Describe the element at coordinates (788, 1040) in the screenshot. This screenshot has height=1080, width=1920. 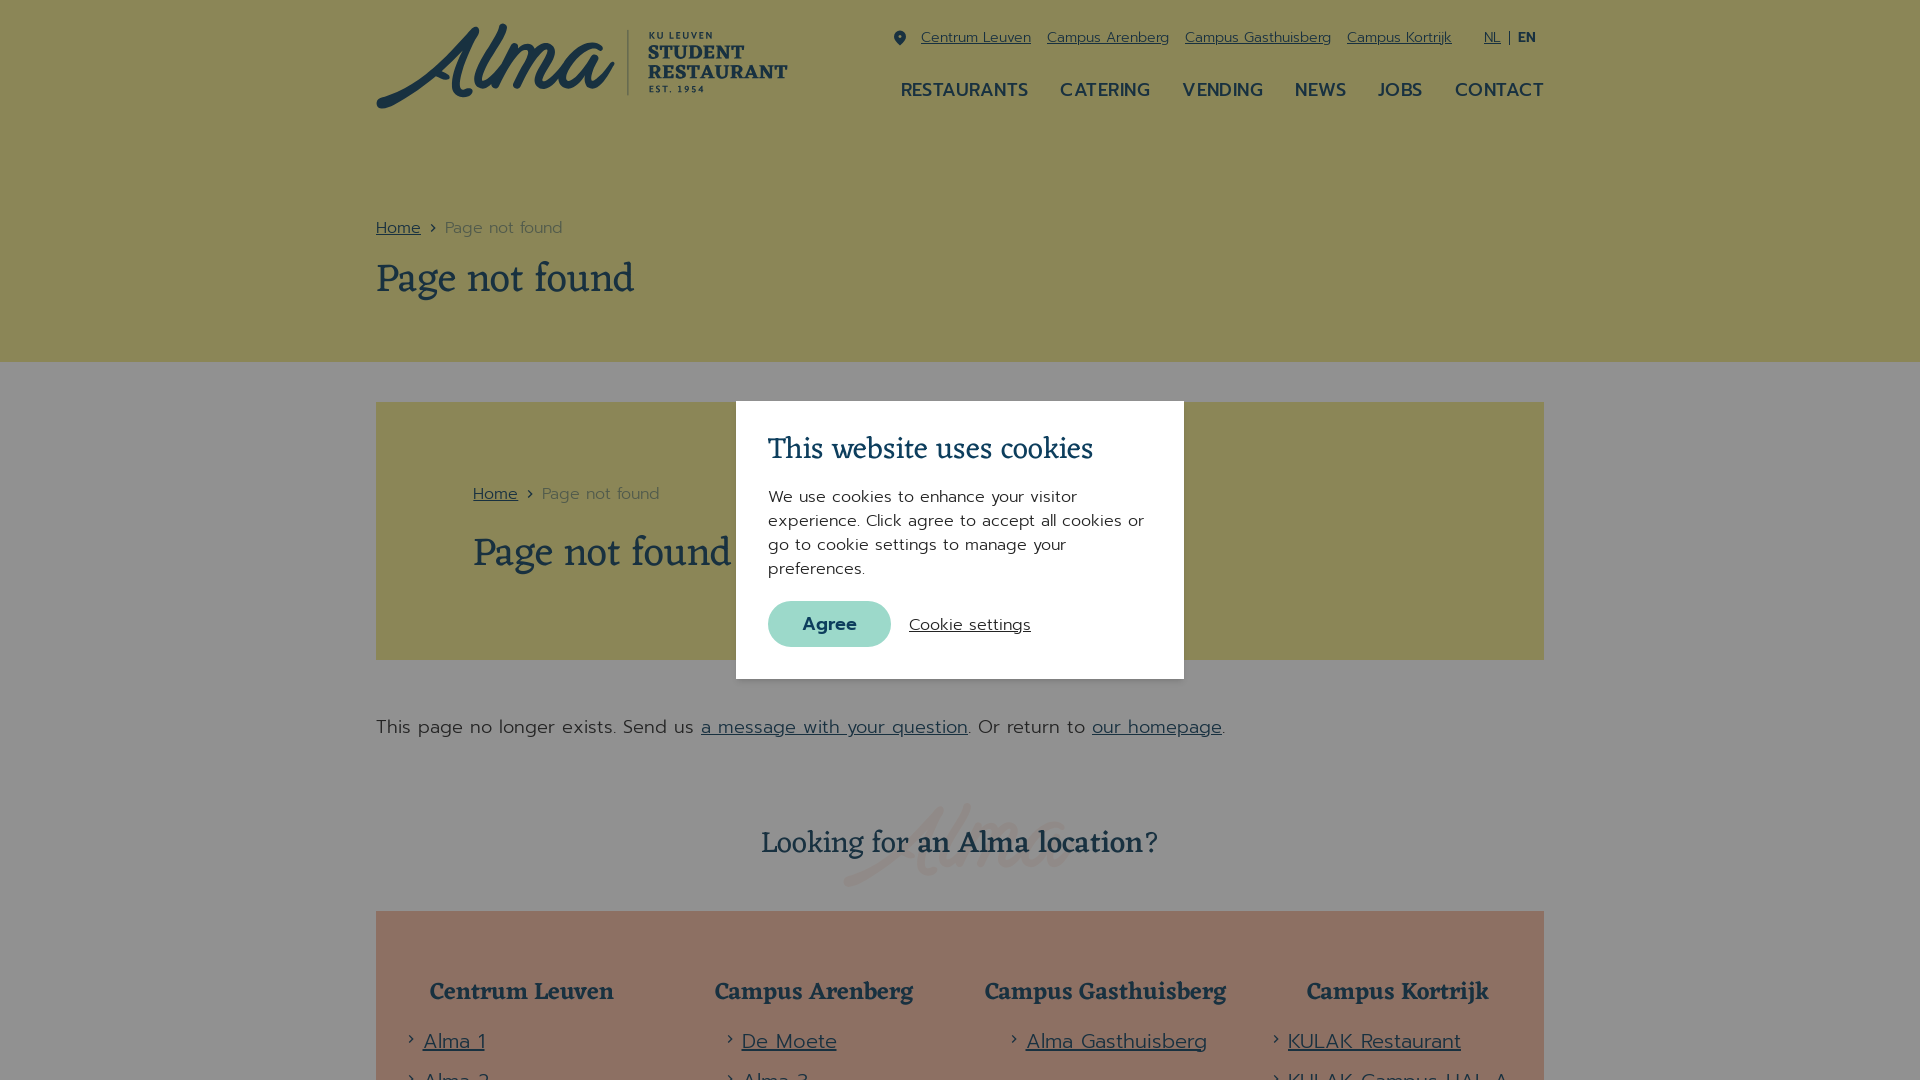
I see `'De Moete'` at that location.